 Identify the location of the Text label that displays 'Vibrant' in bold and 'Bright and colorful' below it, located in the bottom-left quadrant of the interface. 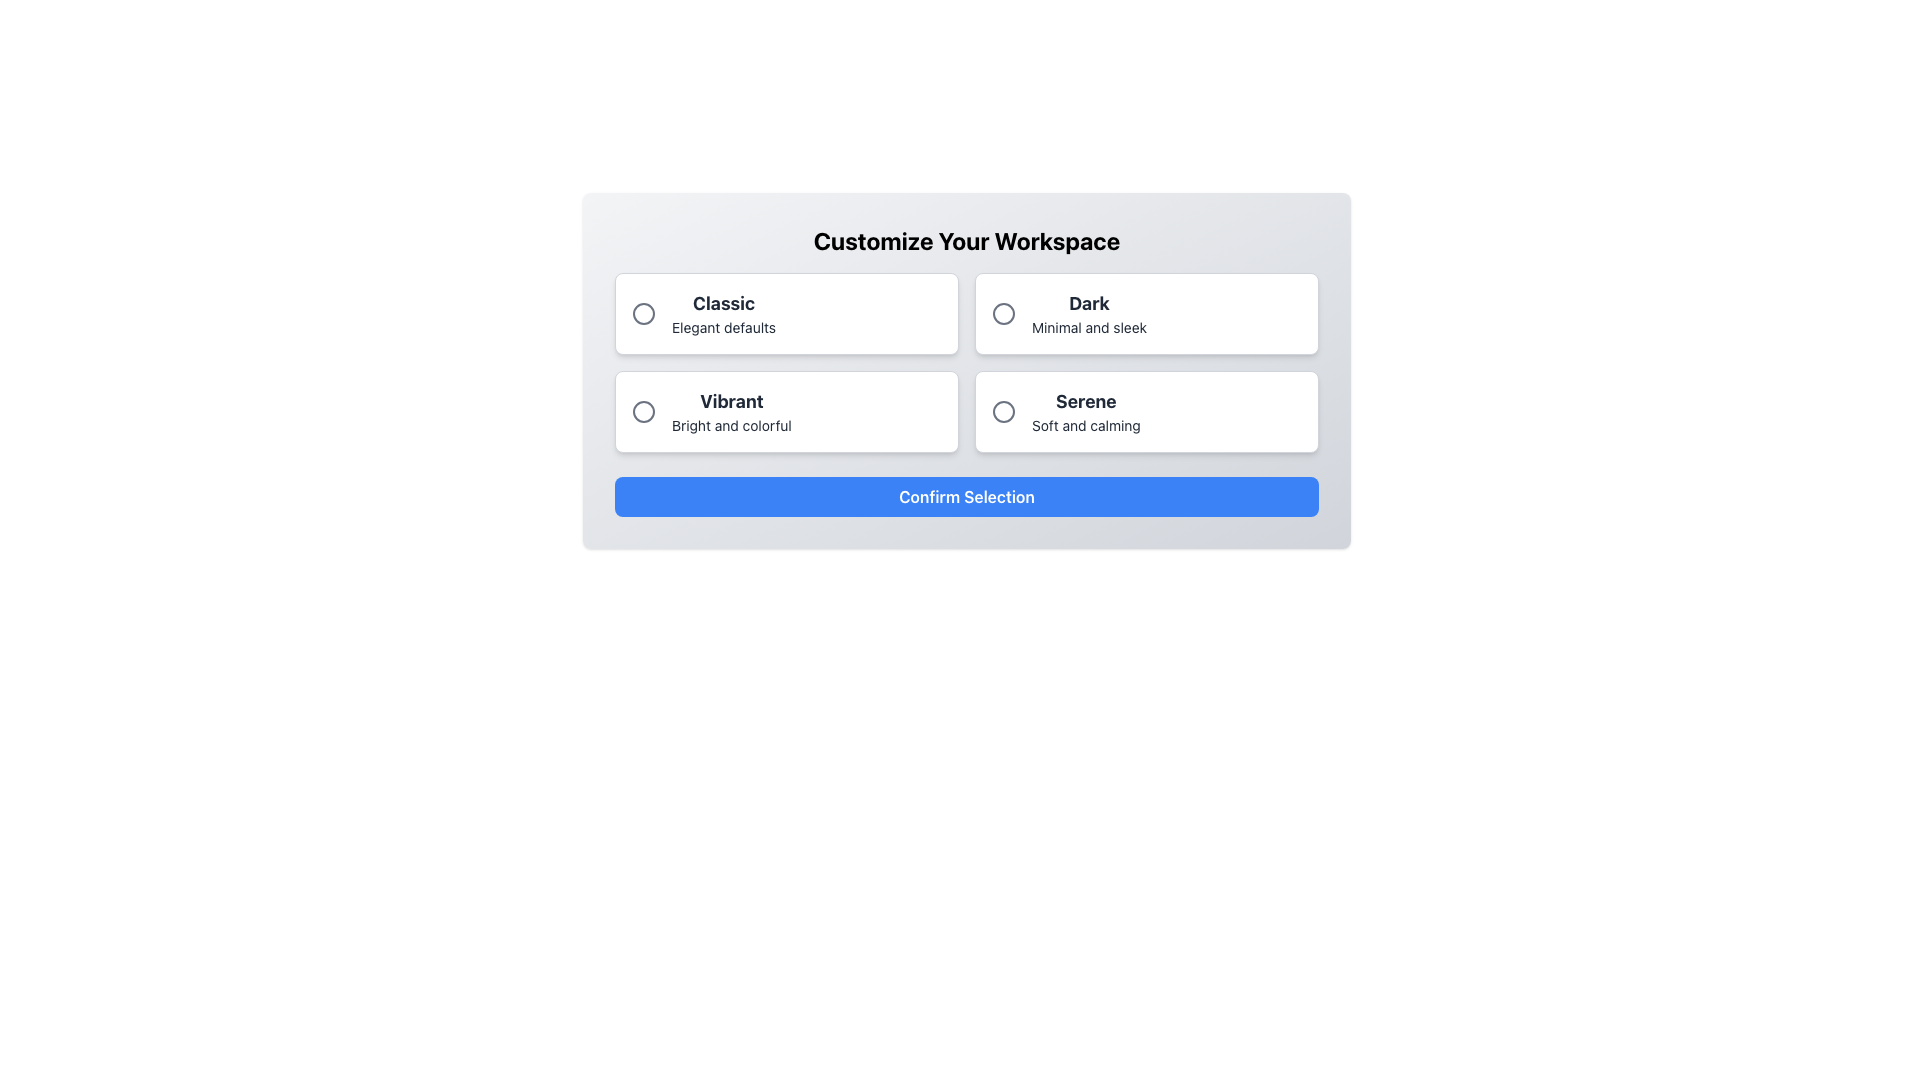
(730, 411).